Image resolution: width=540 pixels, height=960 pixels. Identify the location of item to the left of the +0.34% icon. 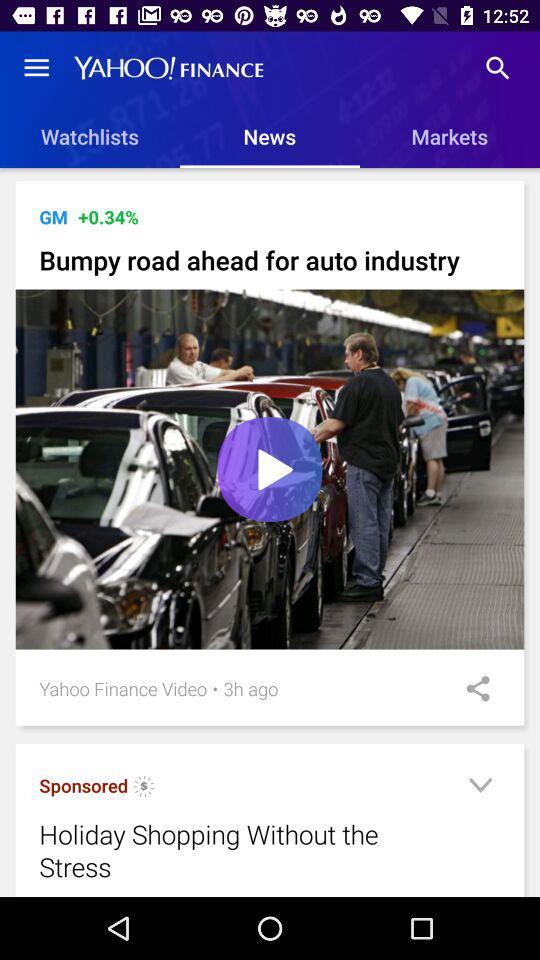
(53, 217).